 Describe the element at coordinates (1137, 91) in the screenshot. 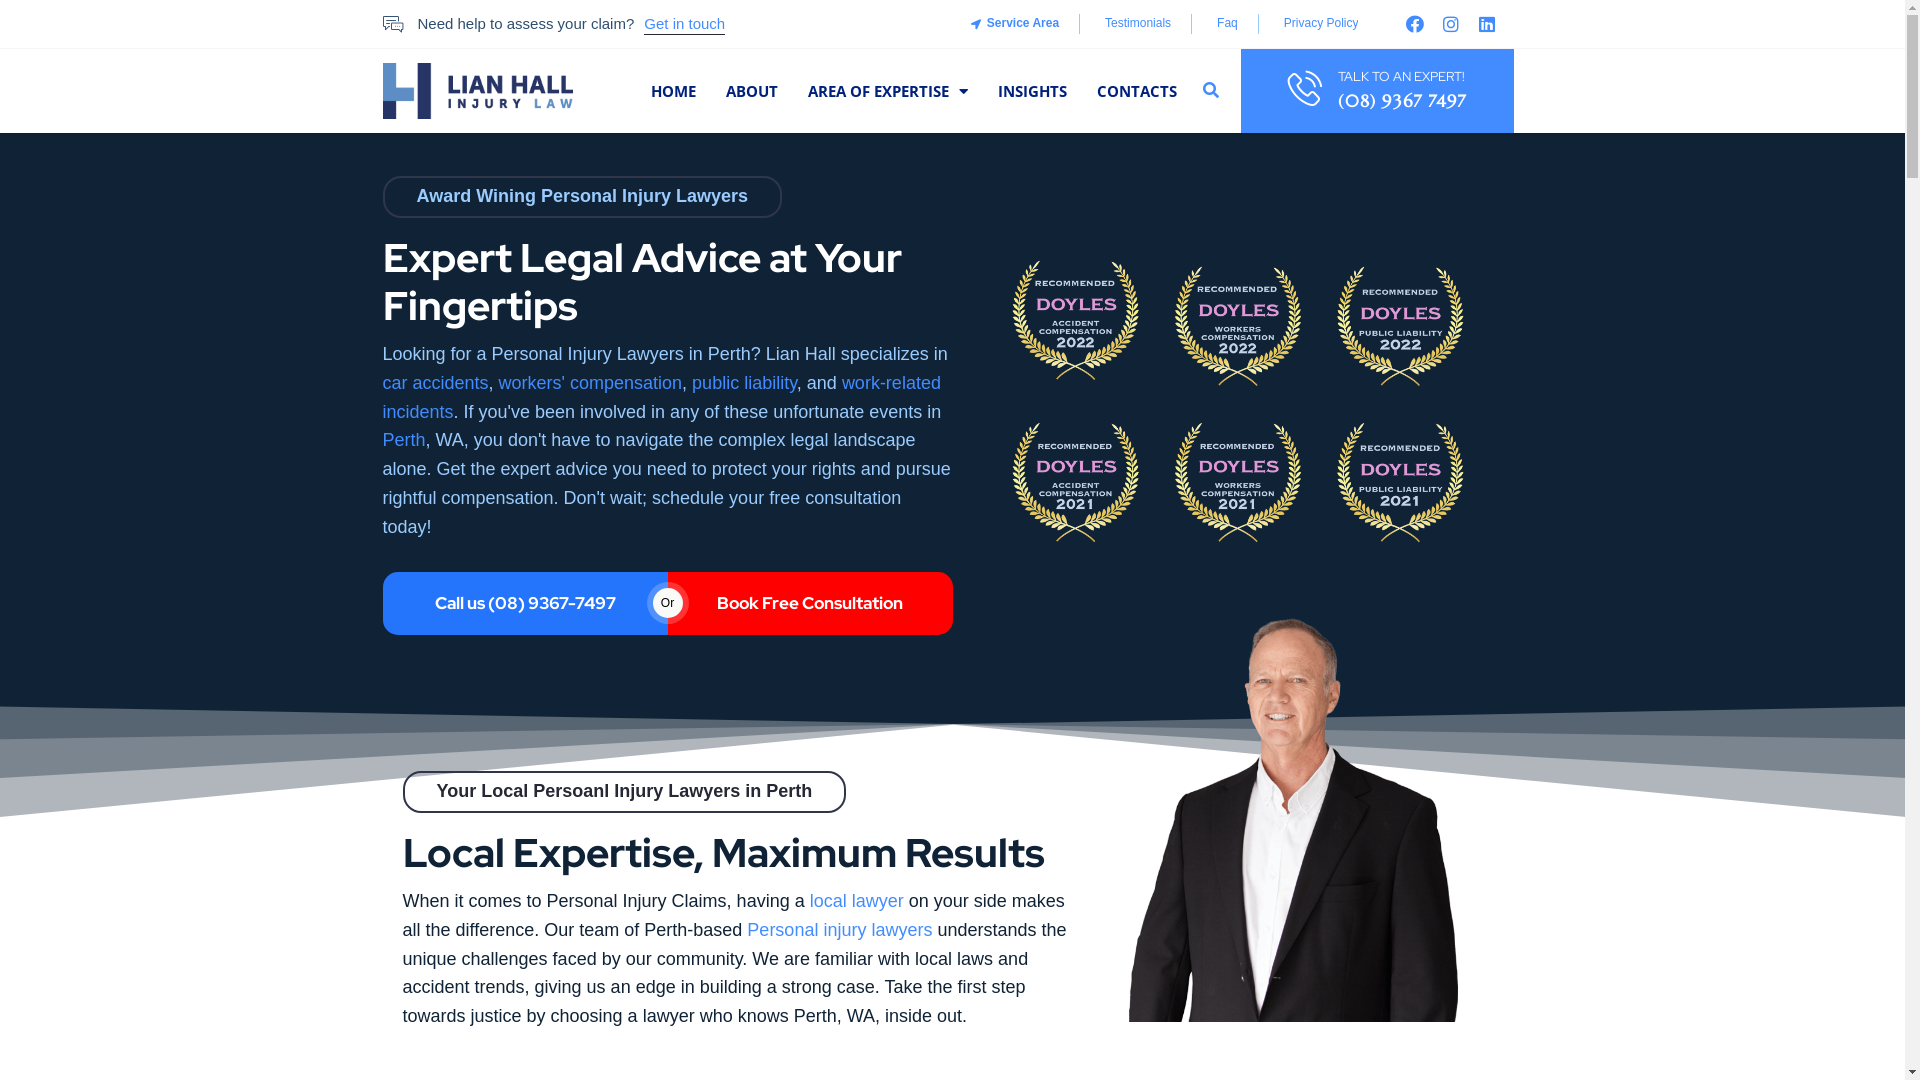

I see `'CONTACTS'` at that location.